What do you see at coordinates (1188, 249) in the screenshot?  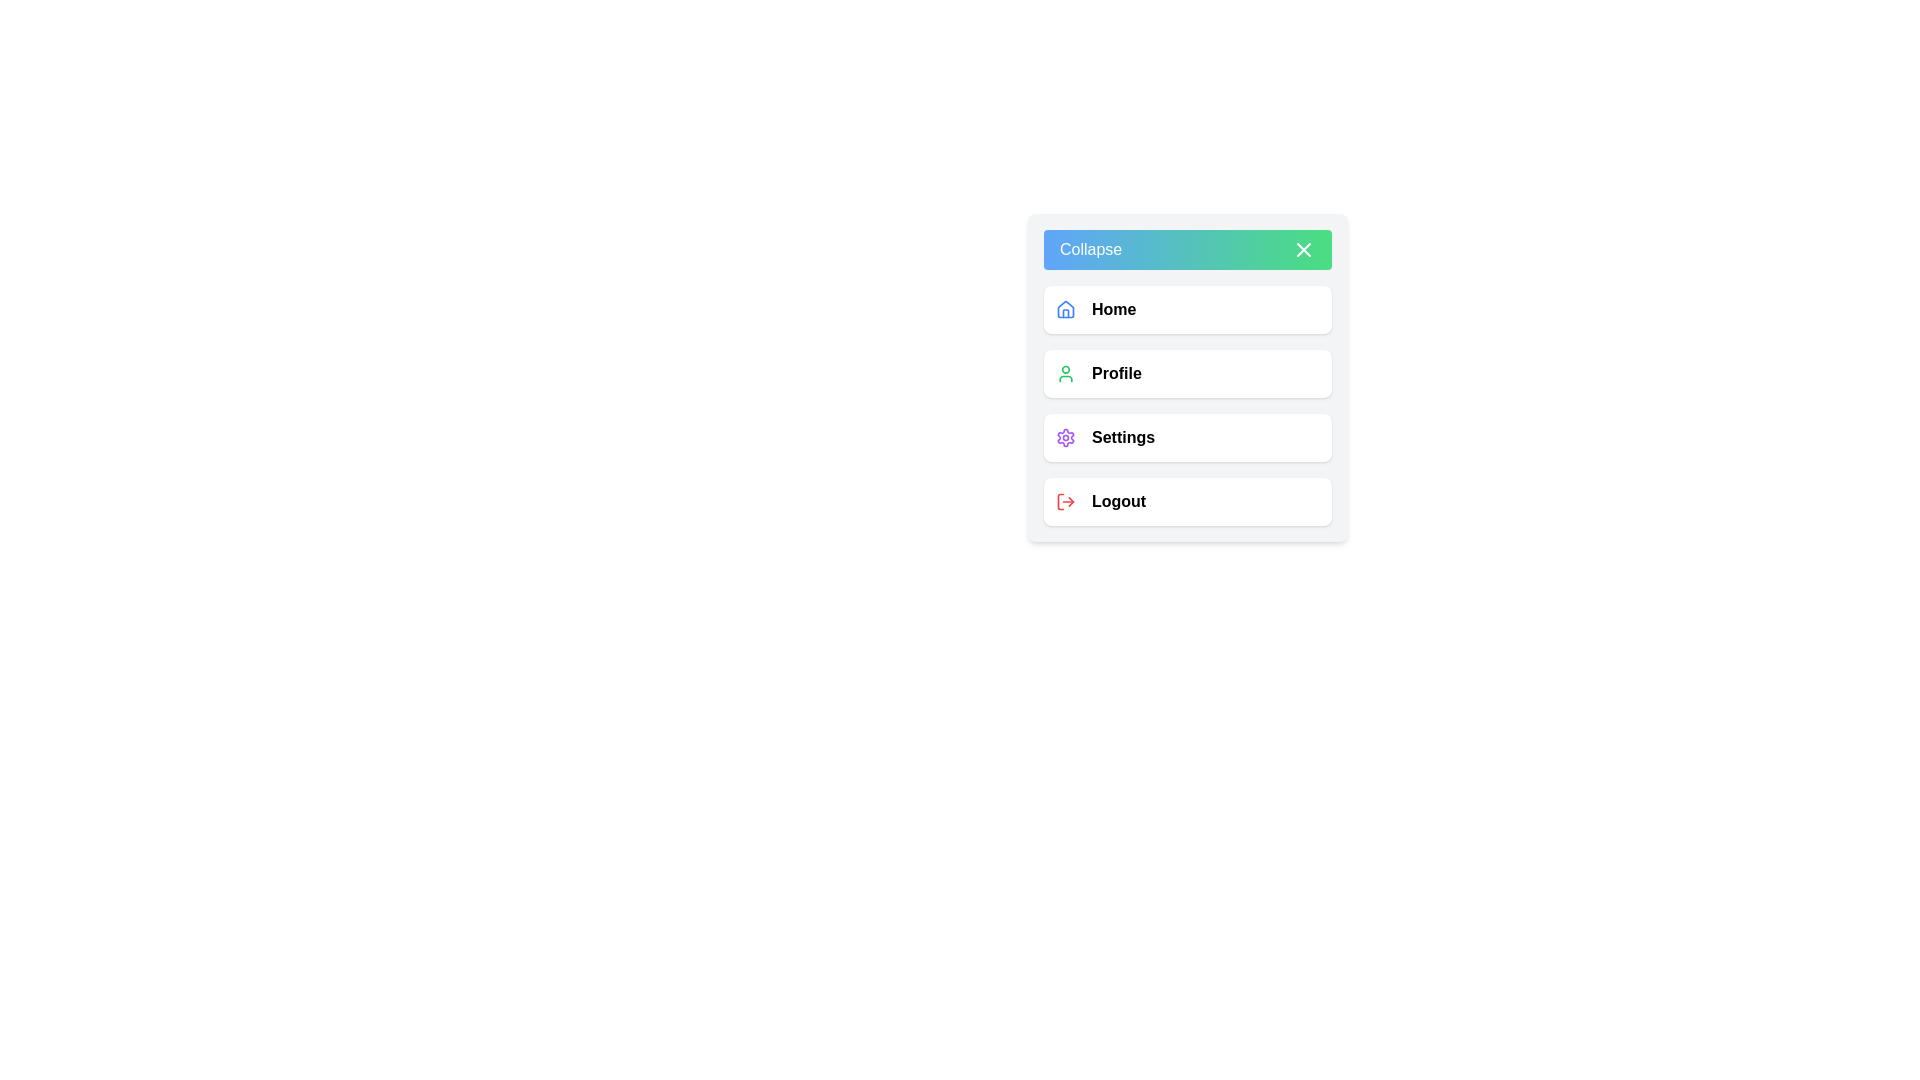 I see `the toggle button to toggle the menu state` at bounding box center [1188, 249].